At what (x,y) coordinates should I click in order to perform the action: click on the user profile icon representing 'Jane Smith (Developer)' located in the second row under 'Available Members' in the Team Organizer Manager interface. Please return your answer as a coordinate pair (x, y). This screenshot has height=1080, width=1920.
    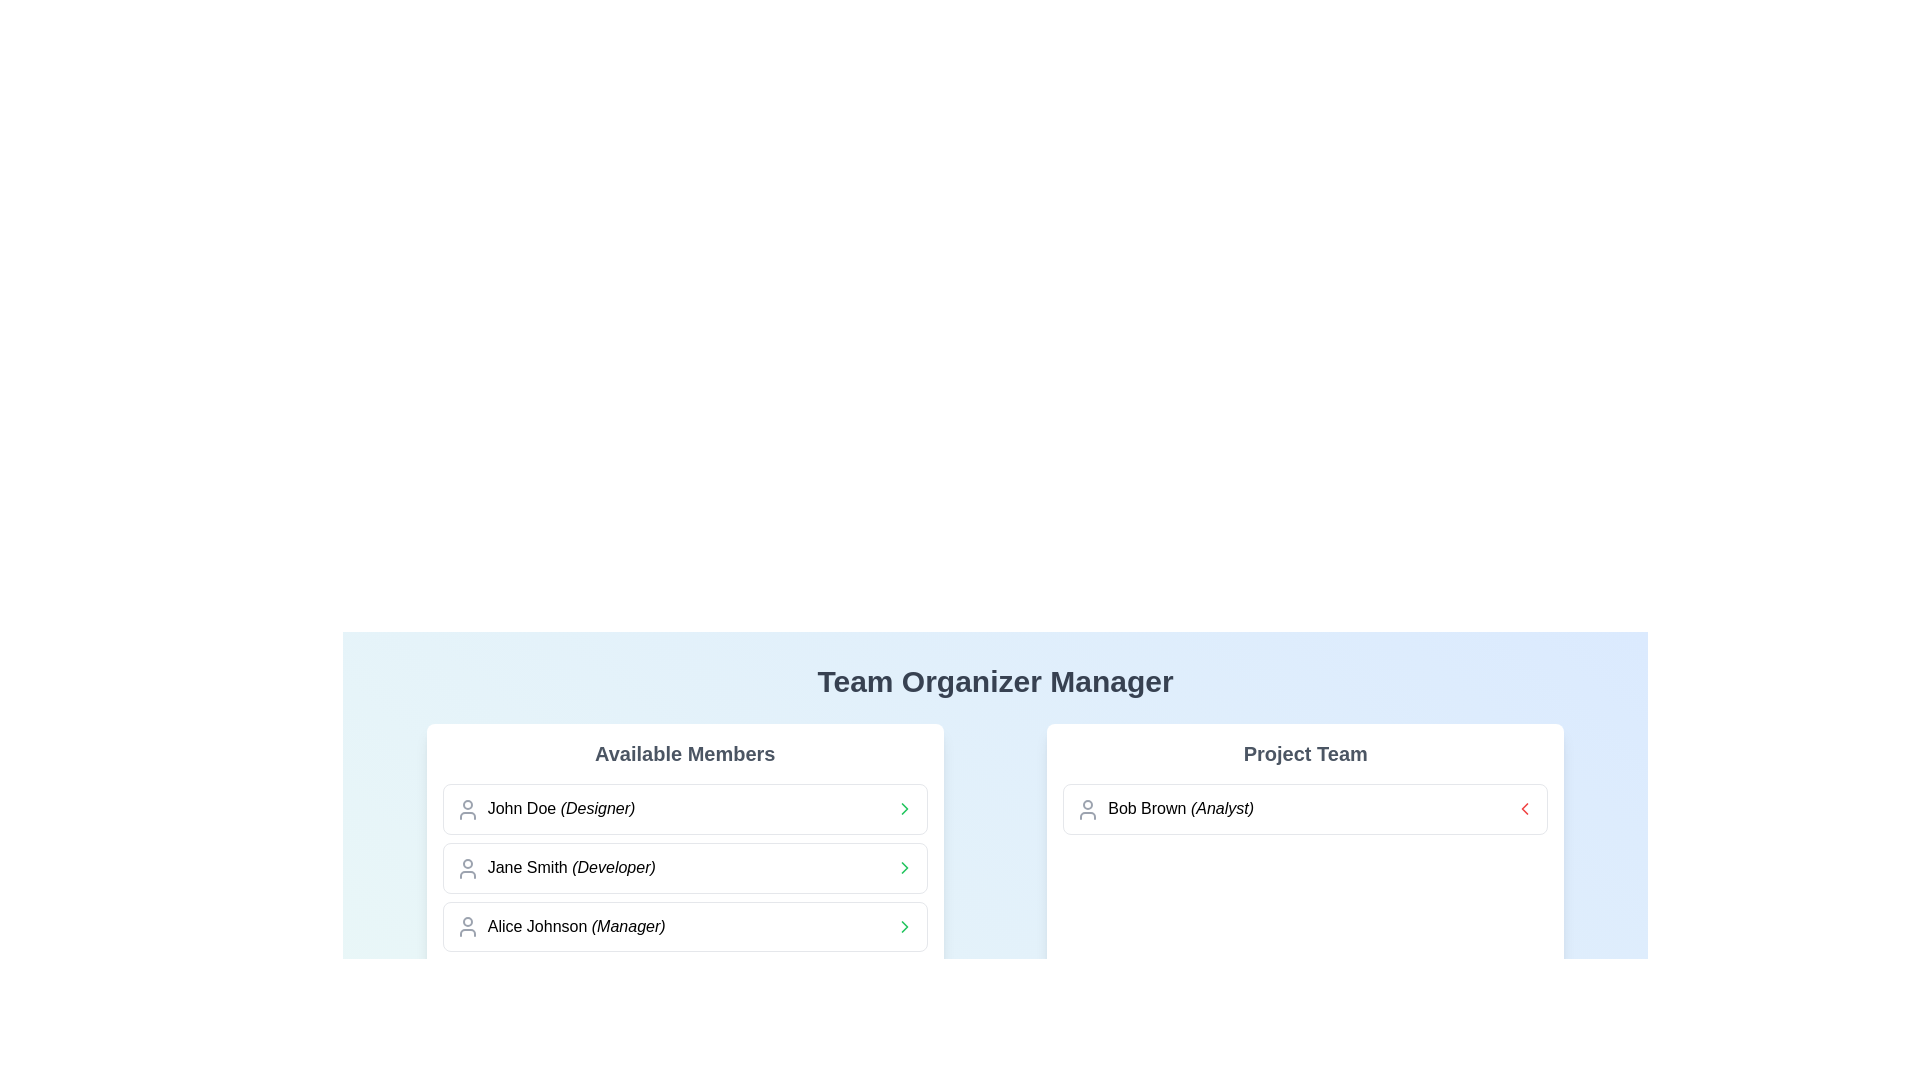
    Looking at the image, I should click on (466, 867).